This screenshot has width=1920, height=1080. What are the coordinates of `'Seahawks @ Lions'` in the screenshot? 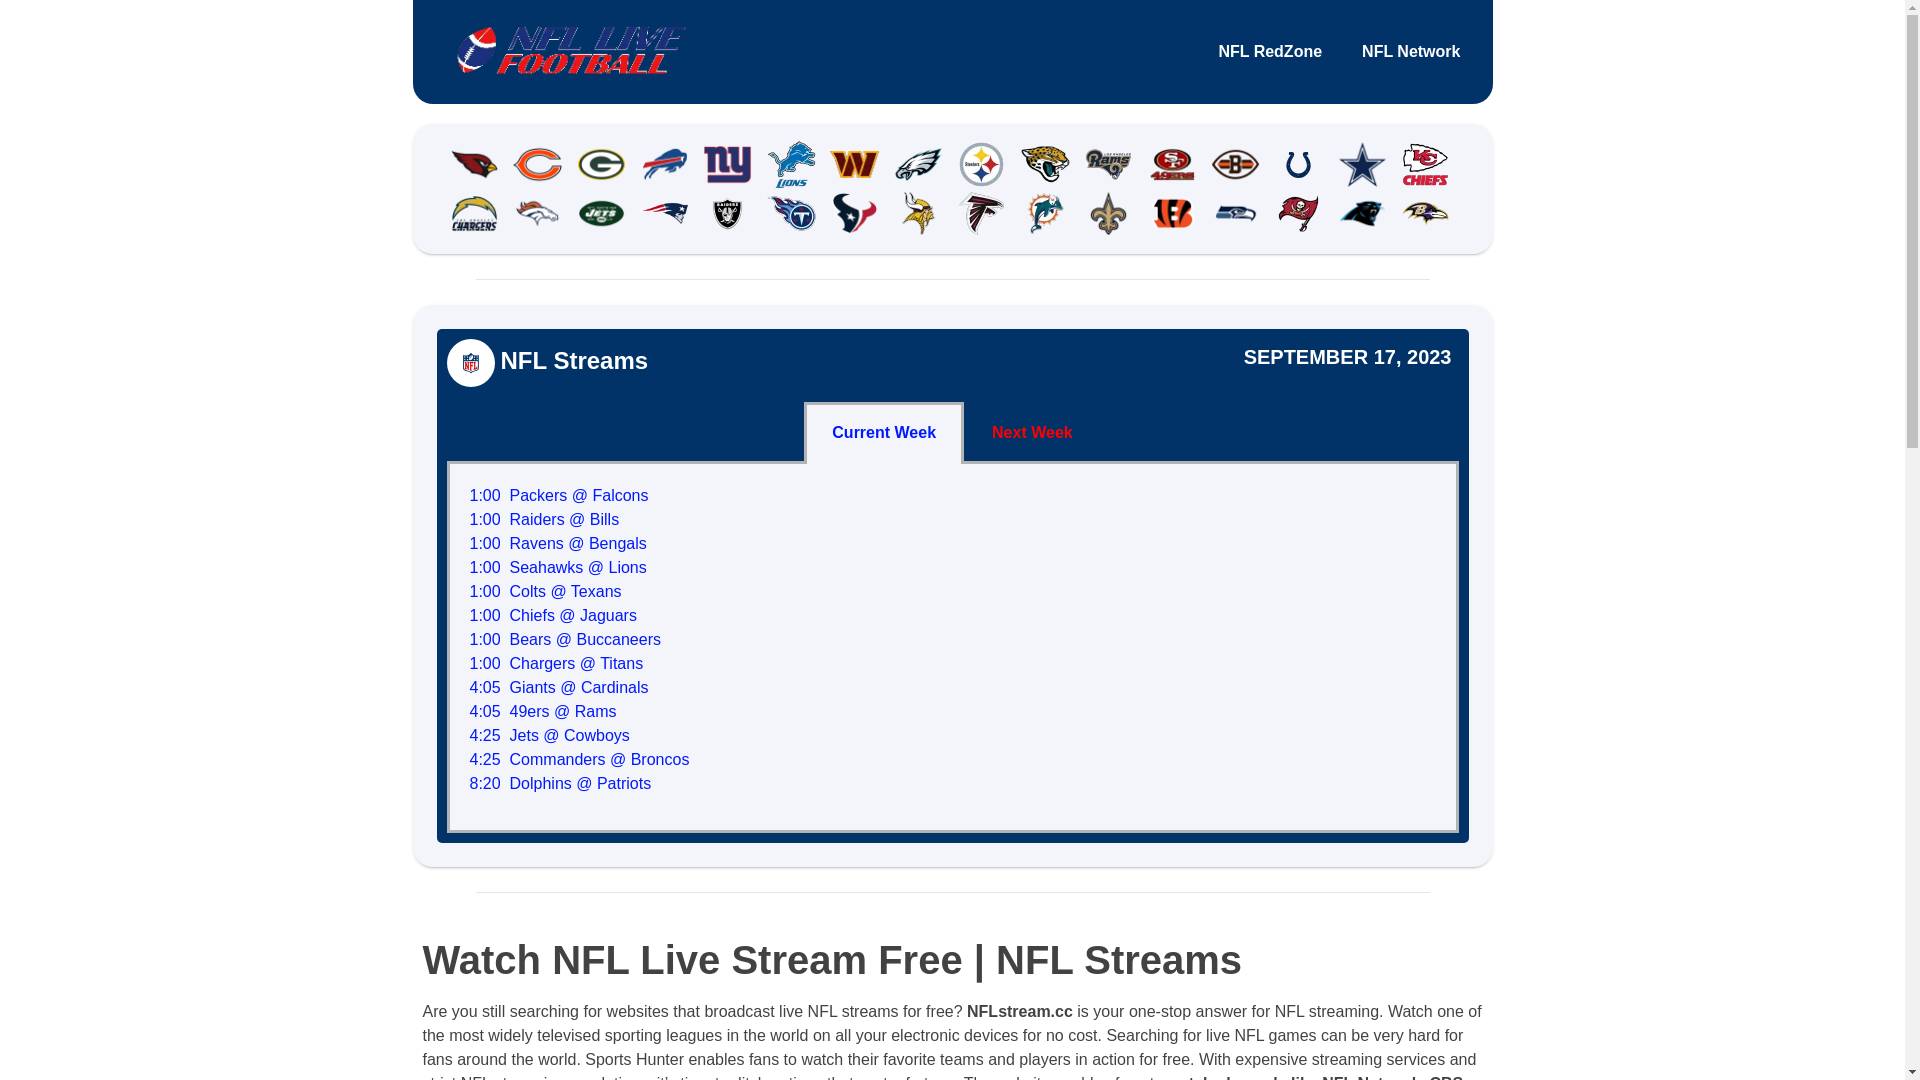 It's located at (577, 567).